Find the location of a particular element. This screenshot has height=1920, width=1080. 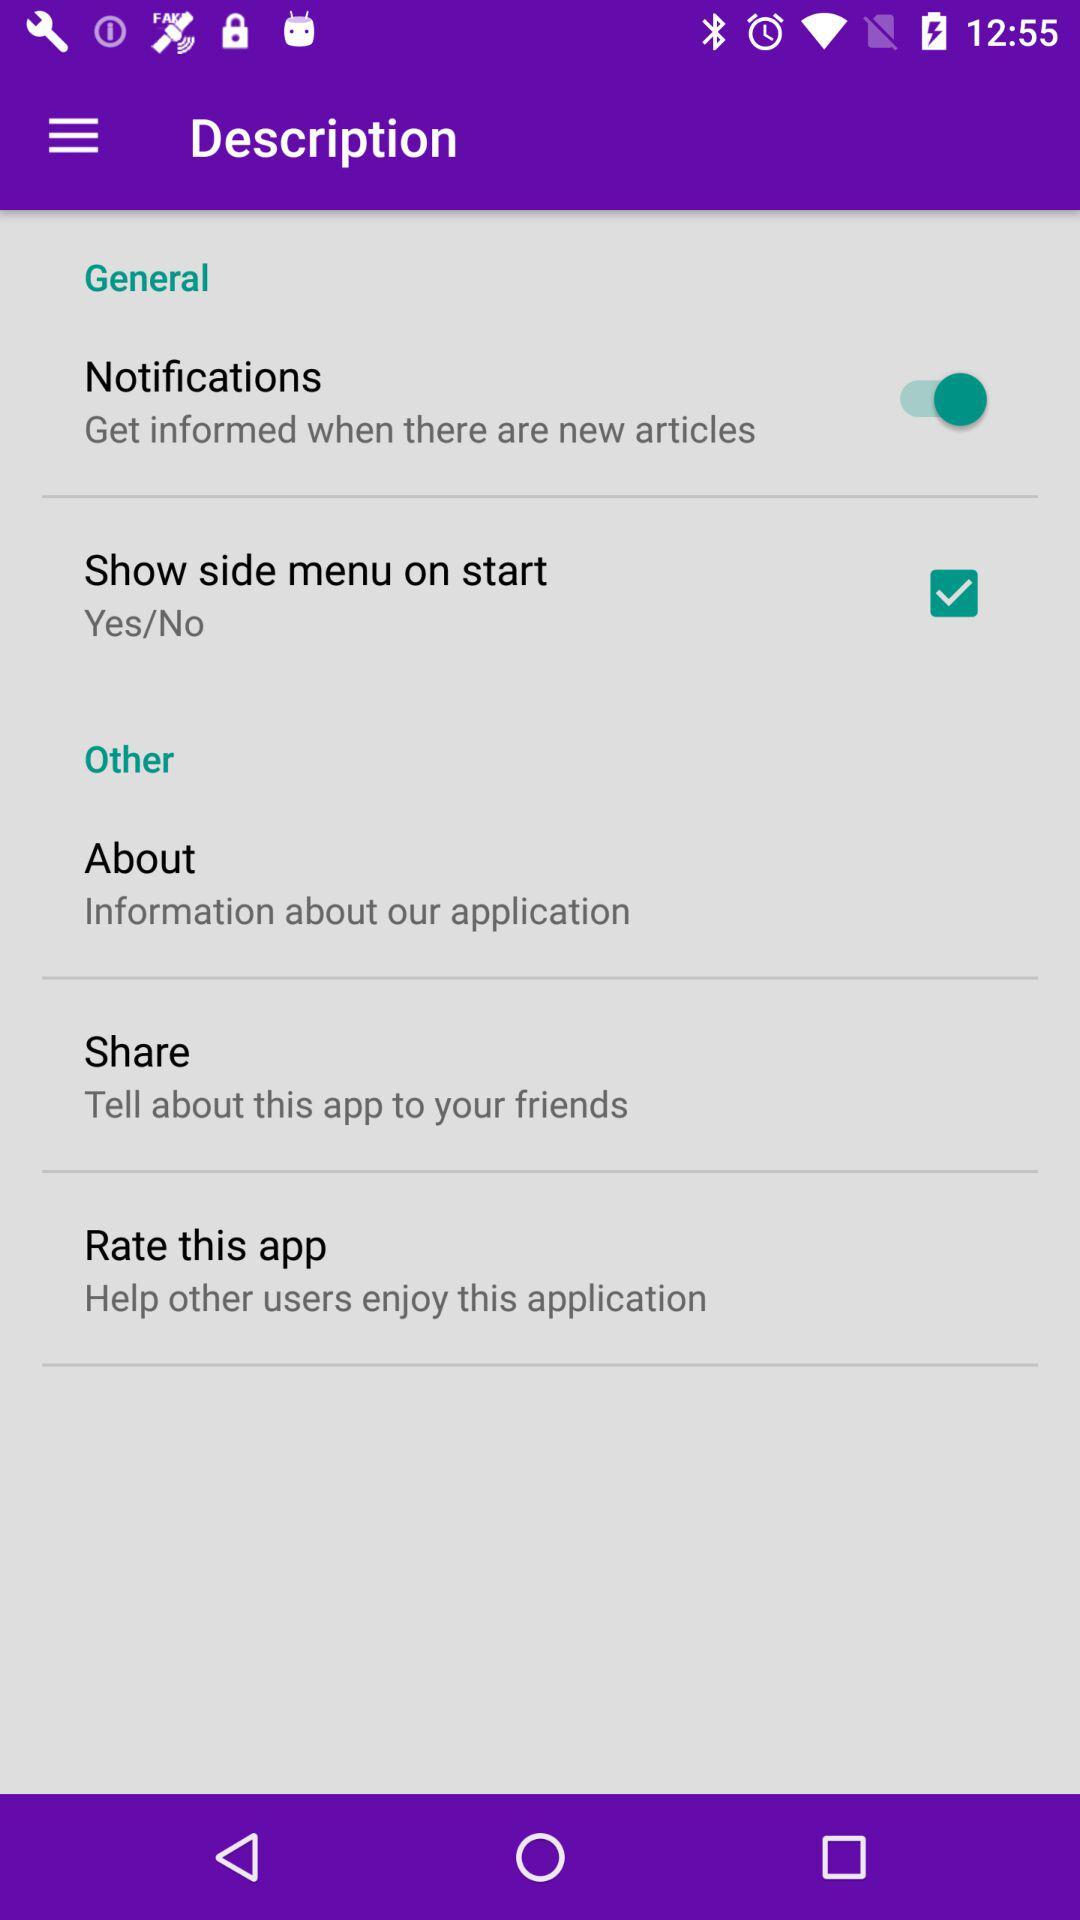

item next to get informed when is located at coordinates (933, 399).